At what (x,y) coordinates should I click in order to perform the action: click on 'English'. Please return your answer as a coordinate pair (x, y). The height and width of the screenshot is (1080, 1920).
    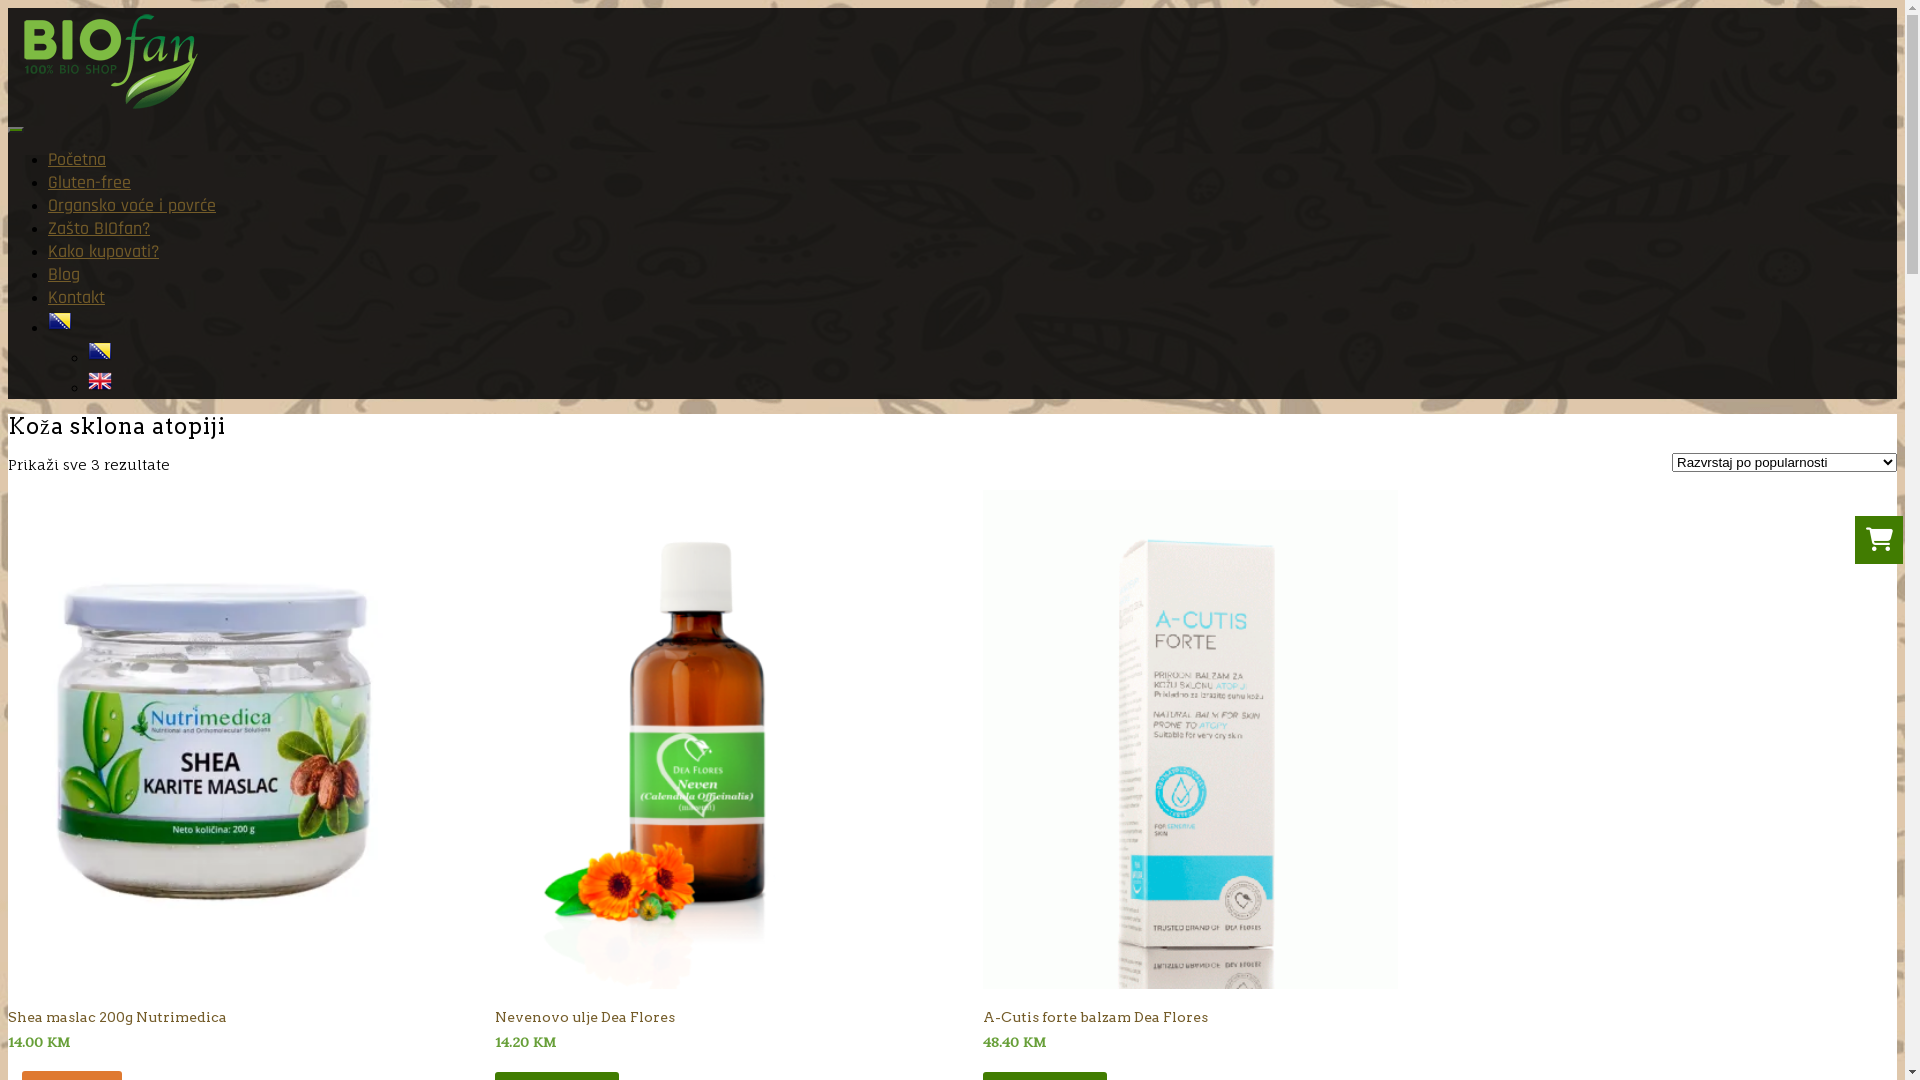
    Looking at the image, I should click on (86, 387).